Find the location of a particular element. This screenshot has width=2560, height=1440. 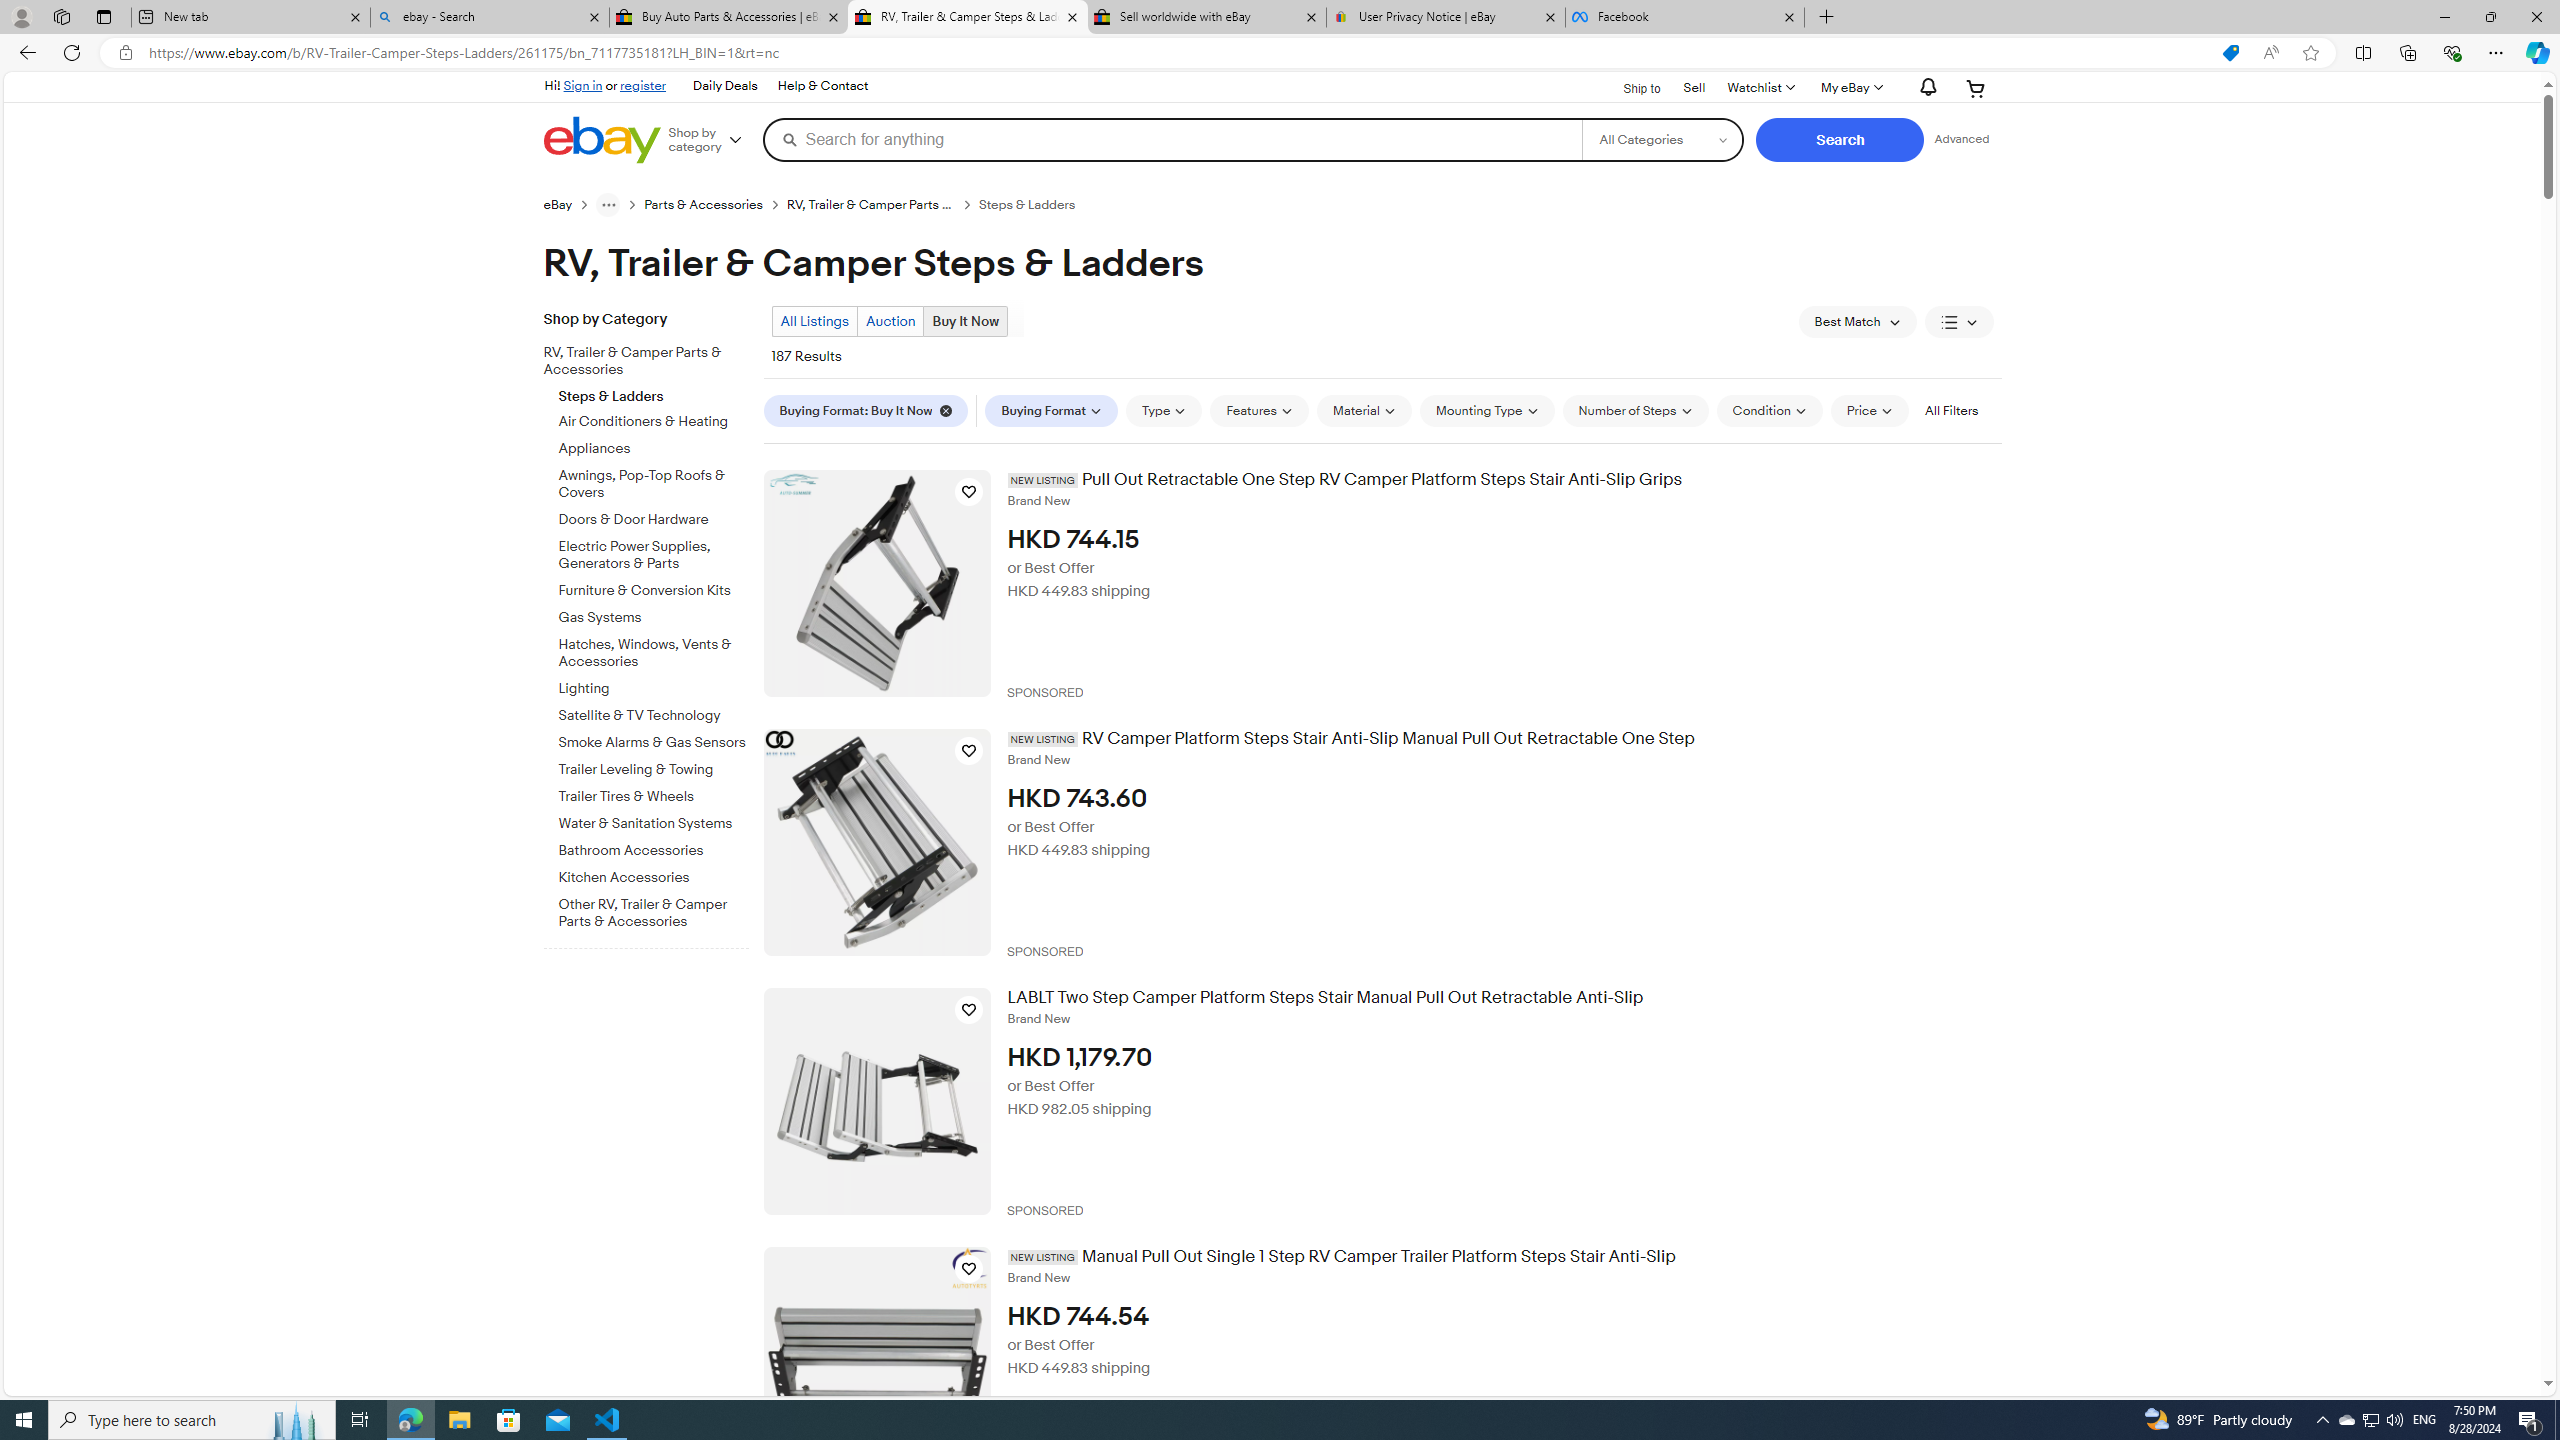

'Parts & Accessories' is located at coordinates (716, 204).